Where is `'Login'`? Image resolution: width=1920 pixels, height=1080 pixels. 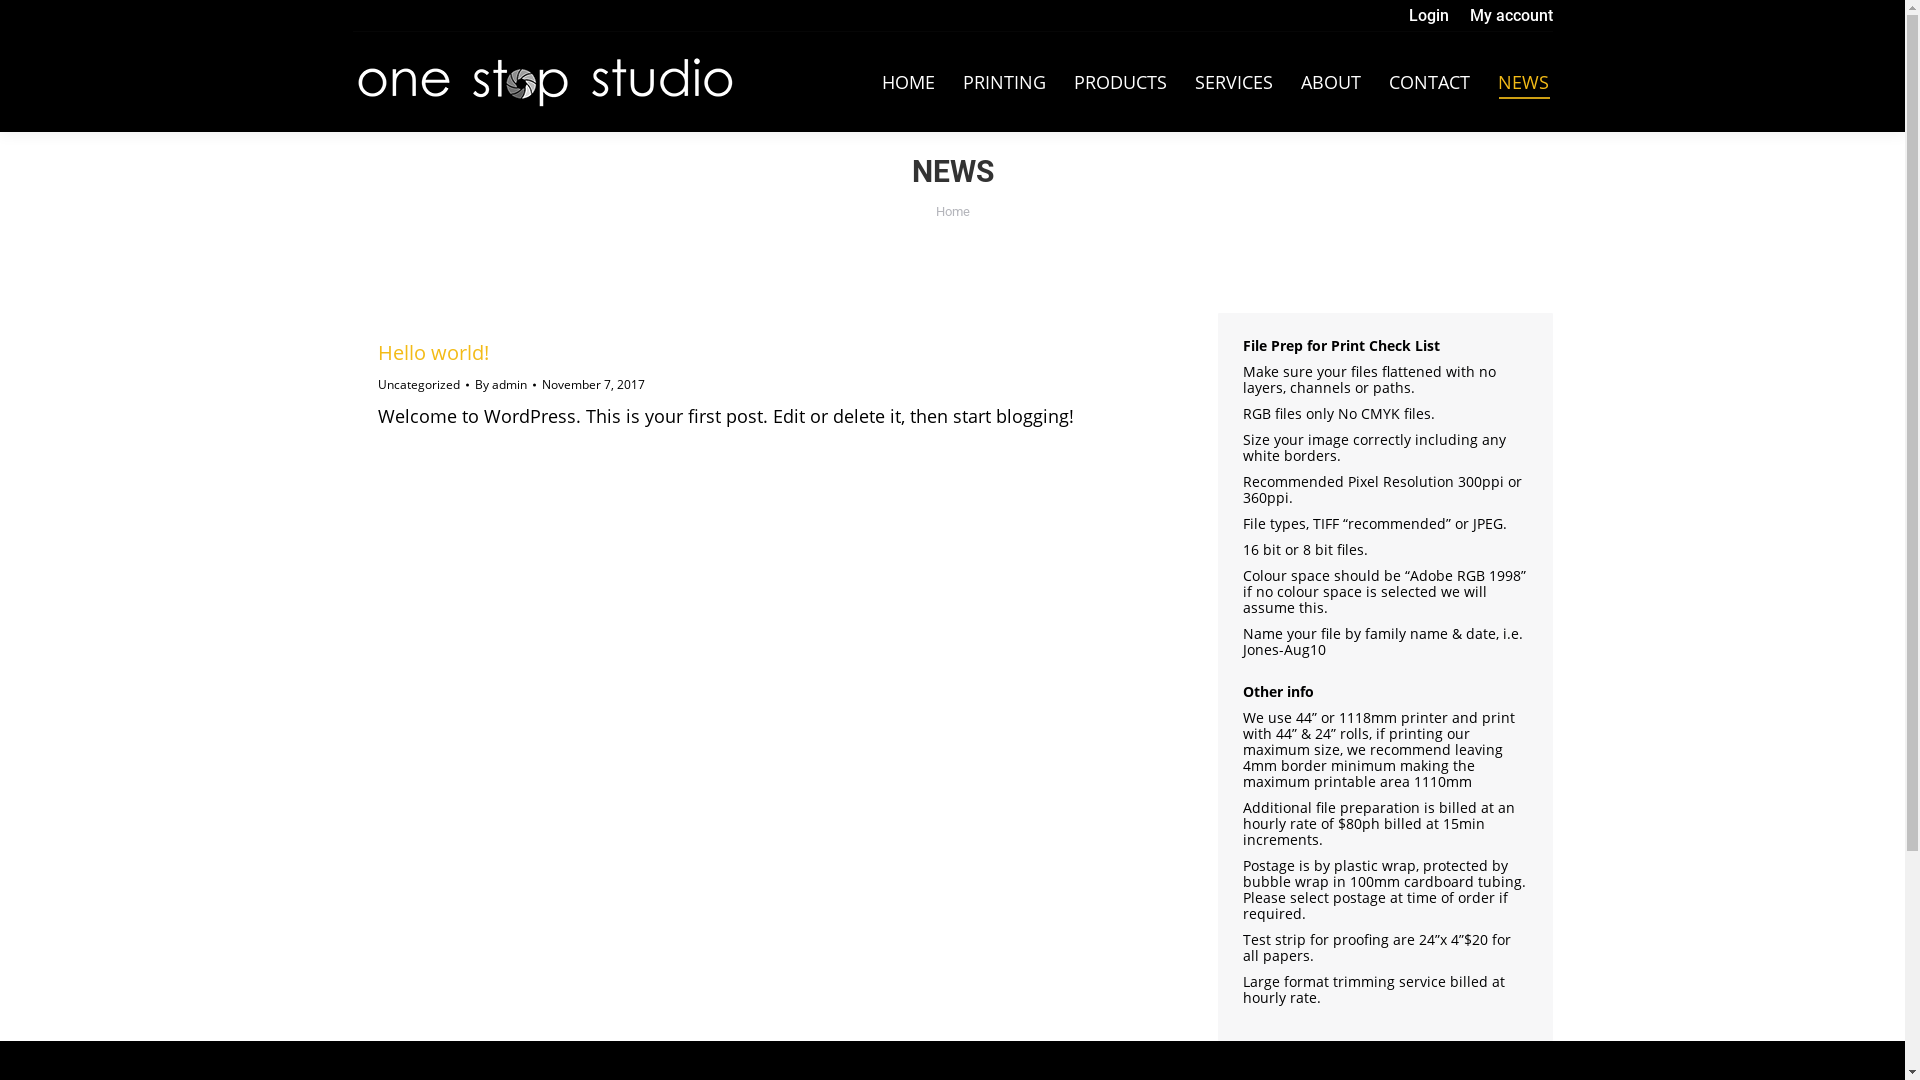 'Login' is located at coordinates (1426, 15).